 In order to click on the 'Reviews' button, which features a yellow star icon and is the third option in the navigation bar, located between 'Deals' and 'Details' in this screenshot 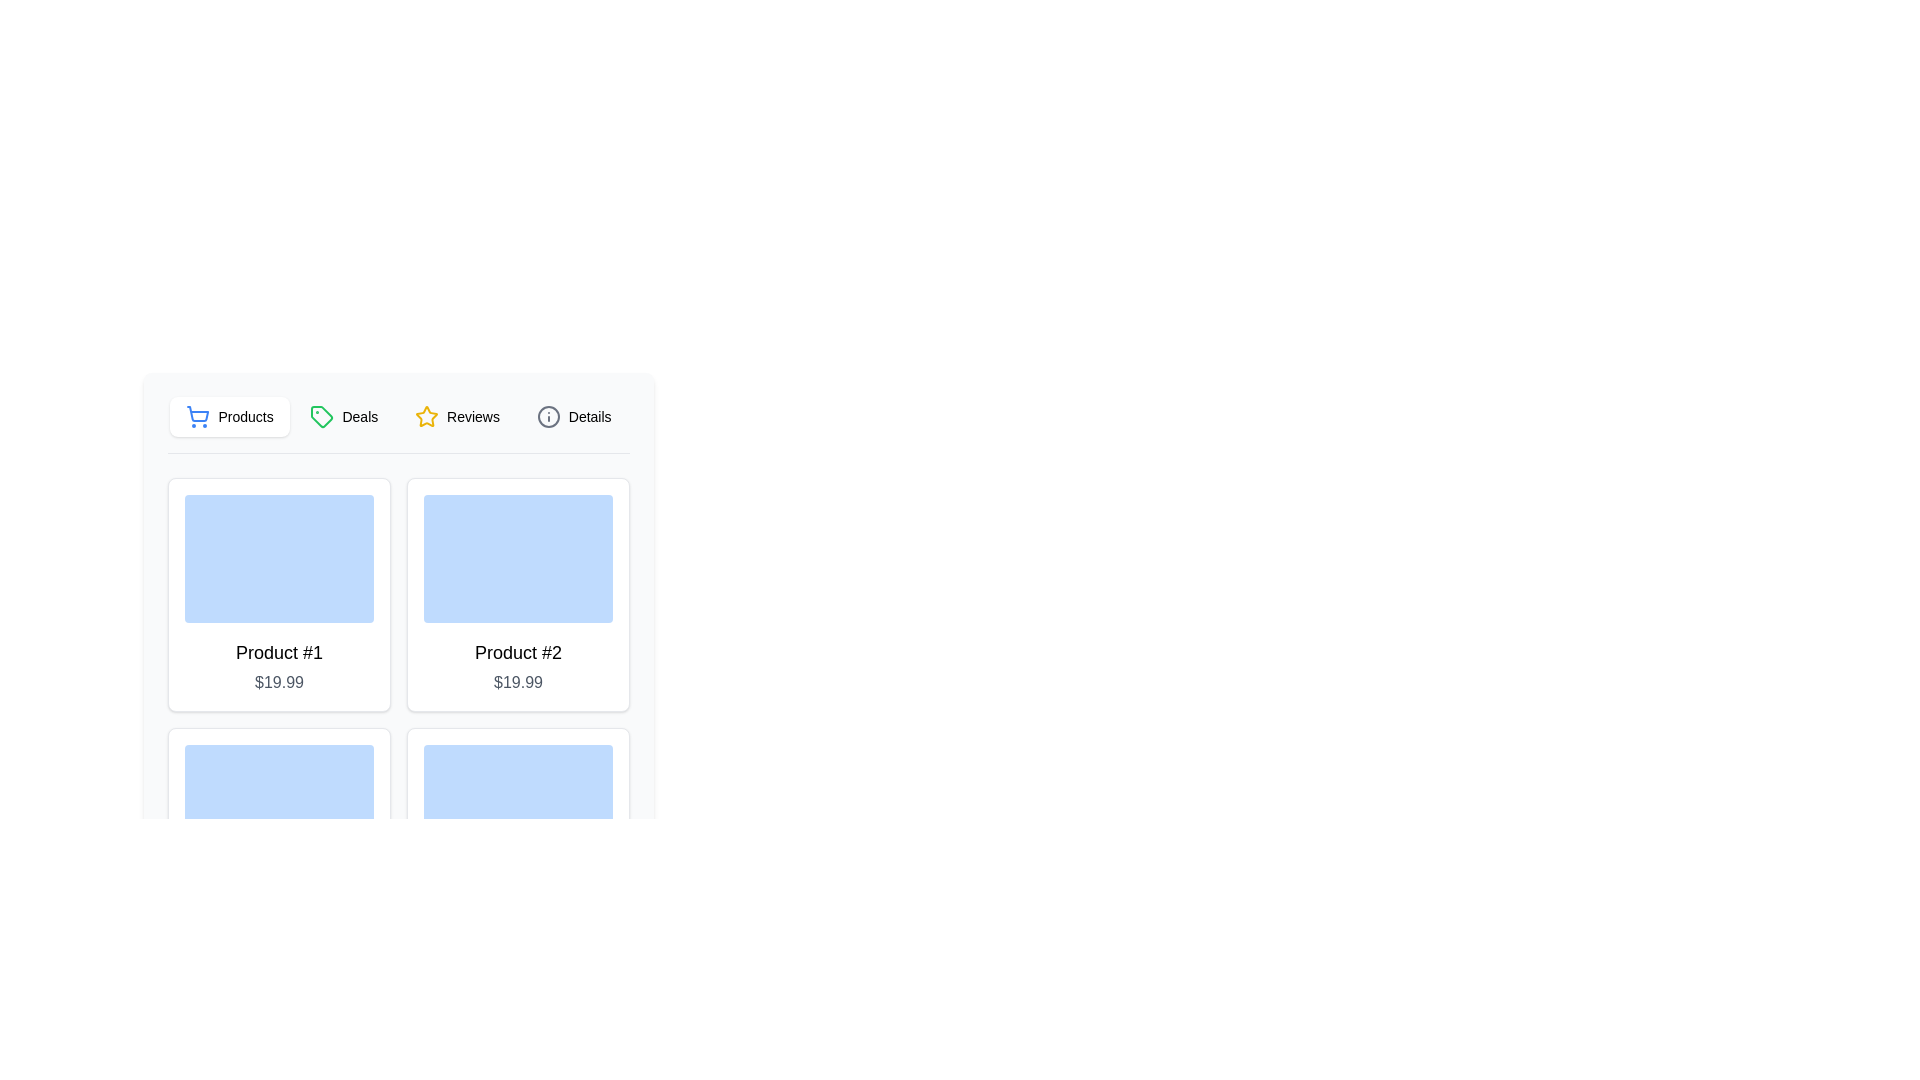, I will do `click(456, 415)`.